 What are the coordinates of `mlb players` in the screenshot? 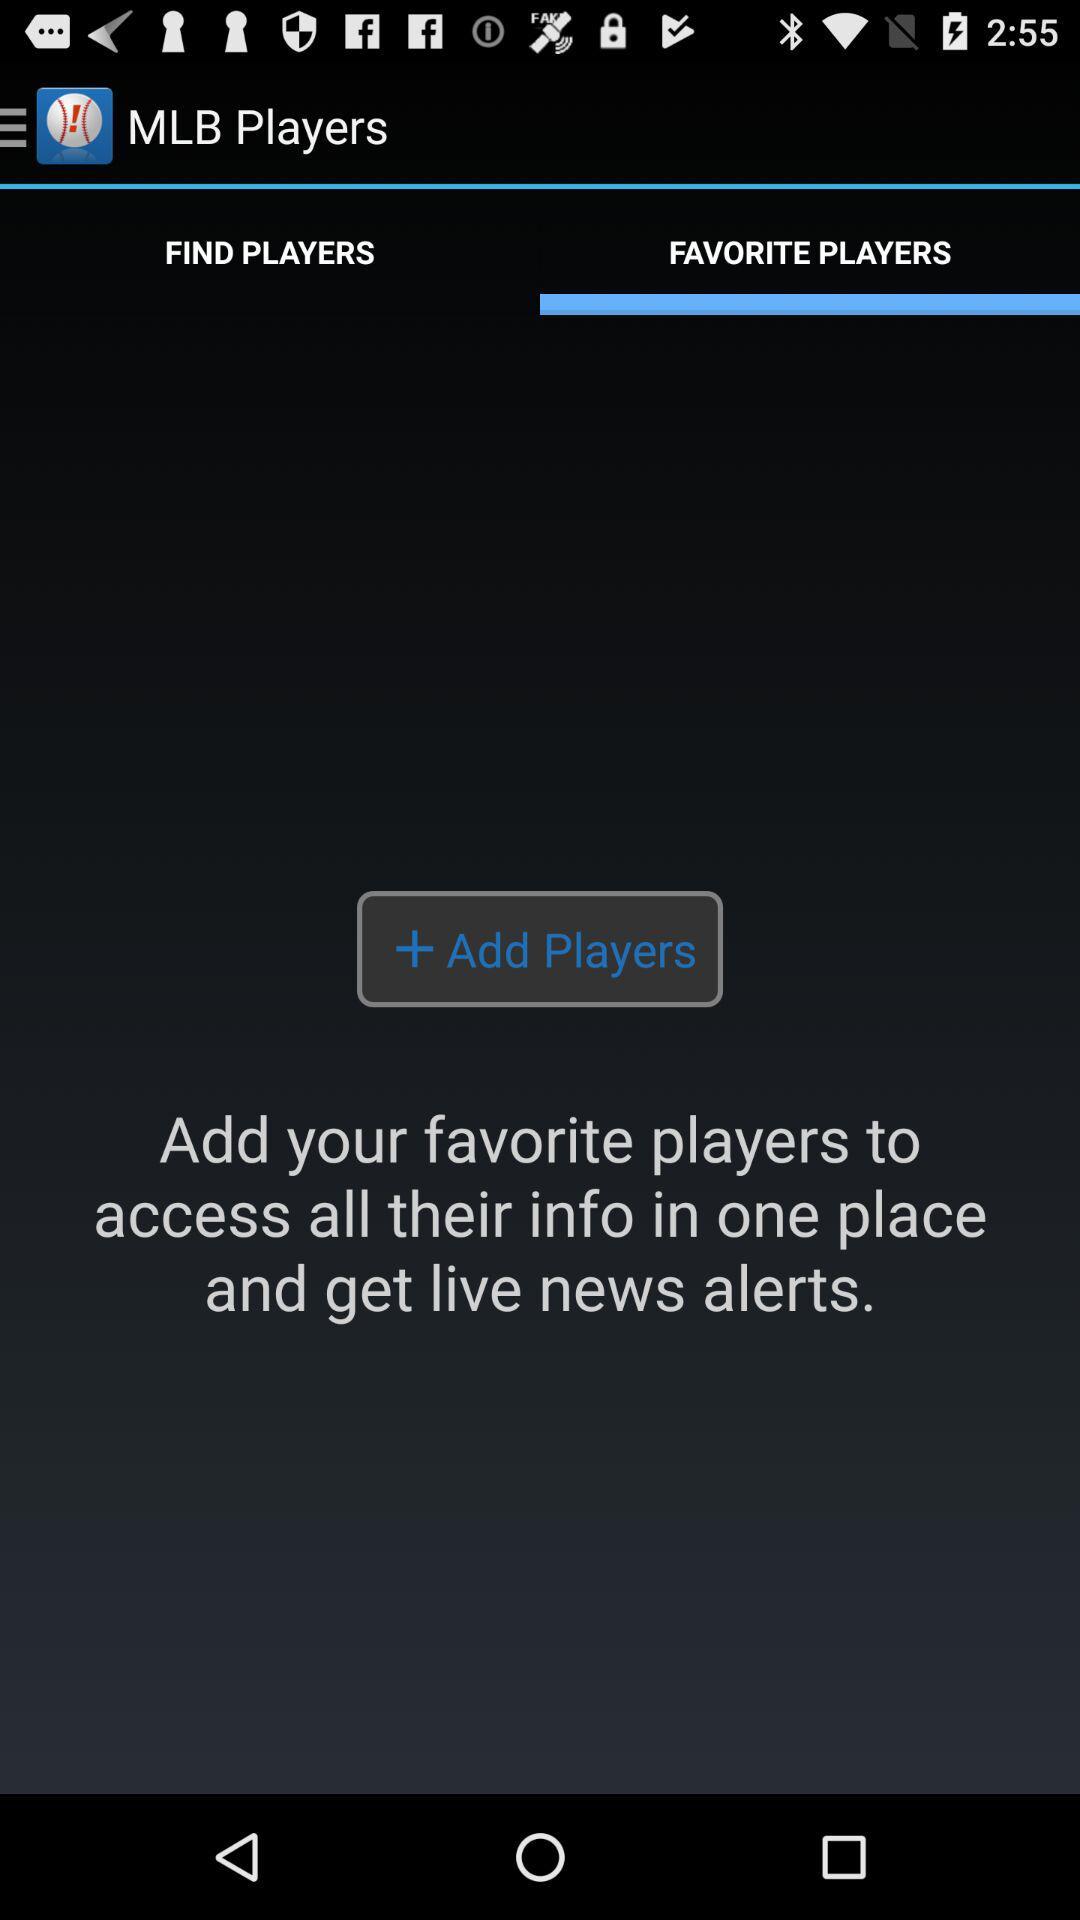 It's located at (540, 1053).